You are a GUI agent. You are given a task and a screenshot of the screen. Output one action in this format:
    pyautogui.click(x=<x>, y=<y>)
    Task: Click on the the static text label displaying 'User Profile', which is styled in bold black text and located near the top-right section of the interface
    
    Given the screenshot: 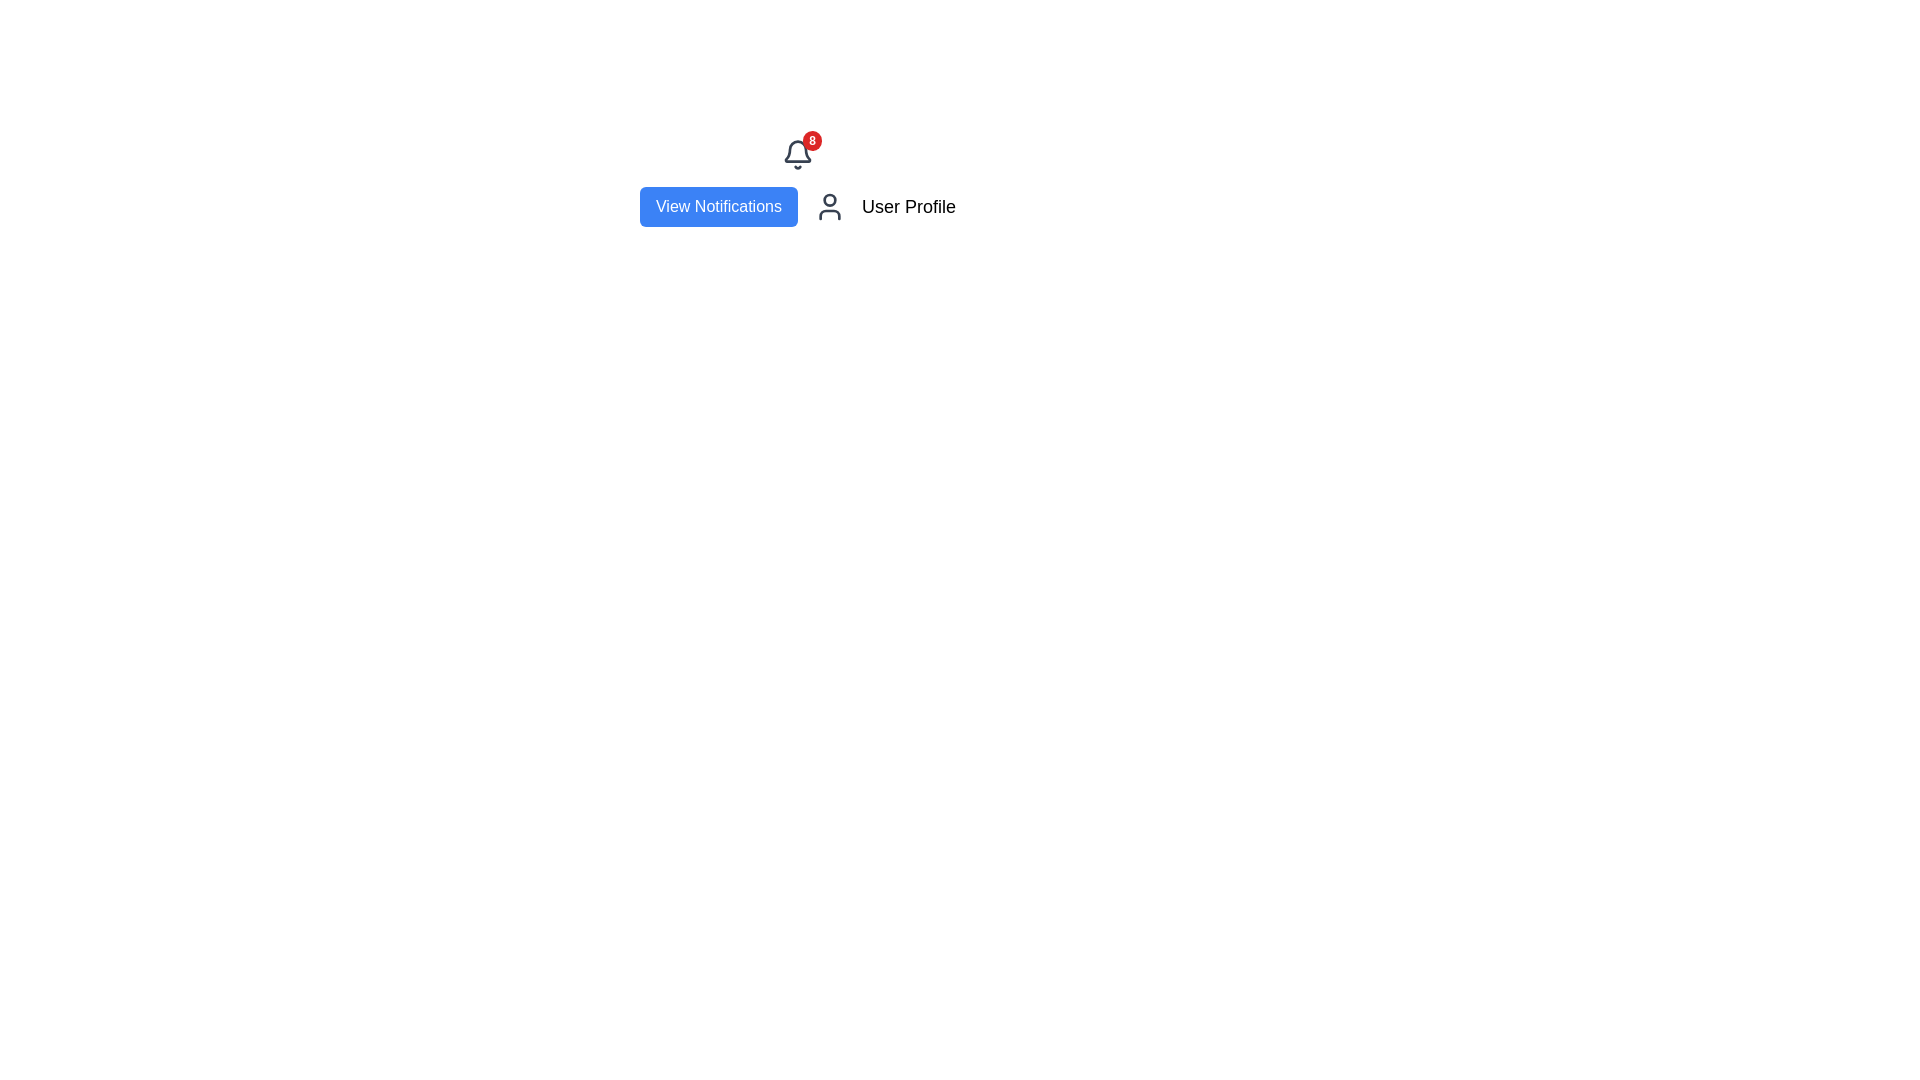 What is the action you would take?
    pyautogui.click(x=907, y=207)
    